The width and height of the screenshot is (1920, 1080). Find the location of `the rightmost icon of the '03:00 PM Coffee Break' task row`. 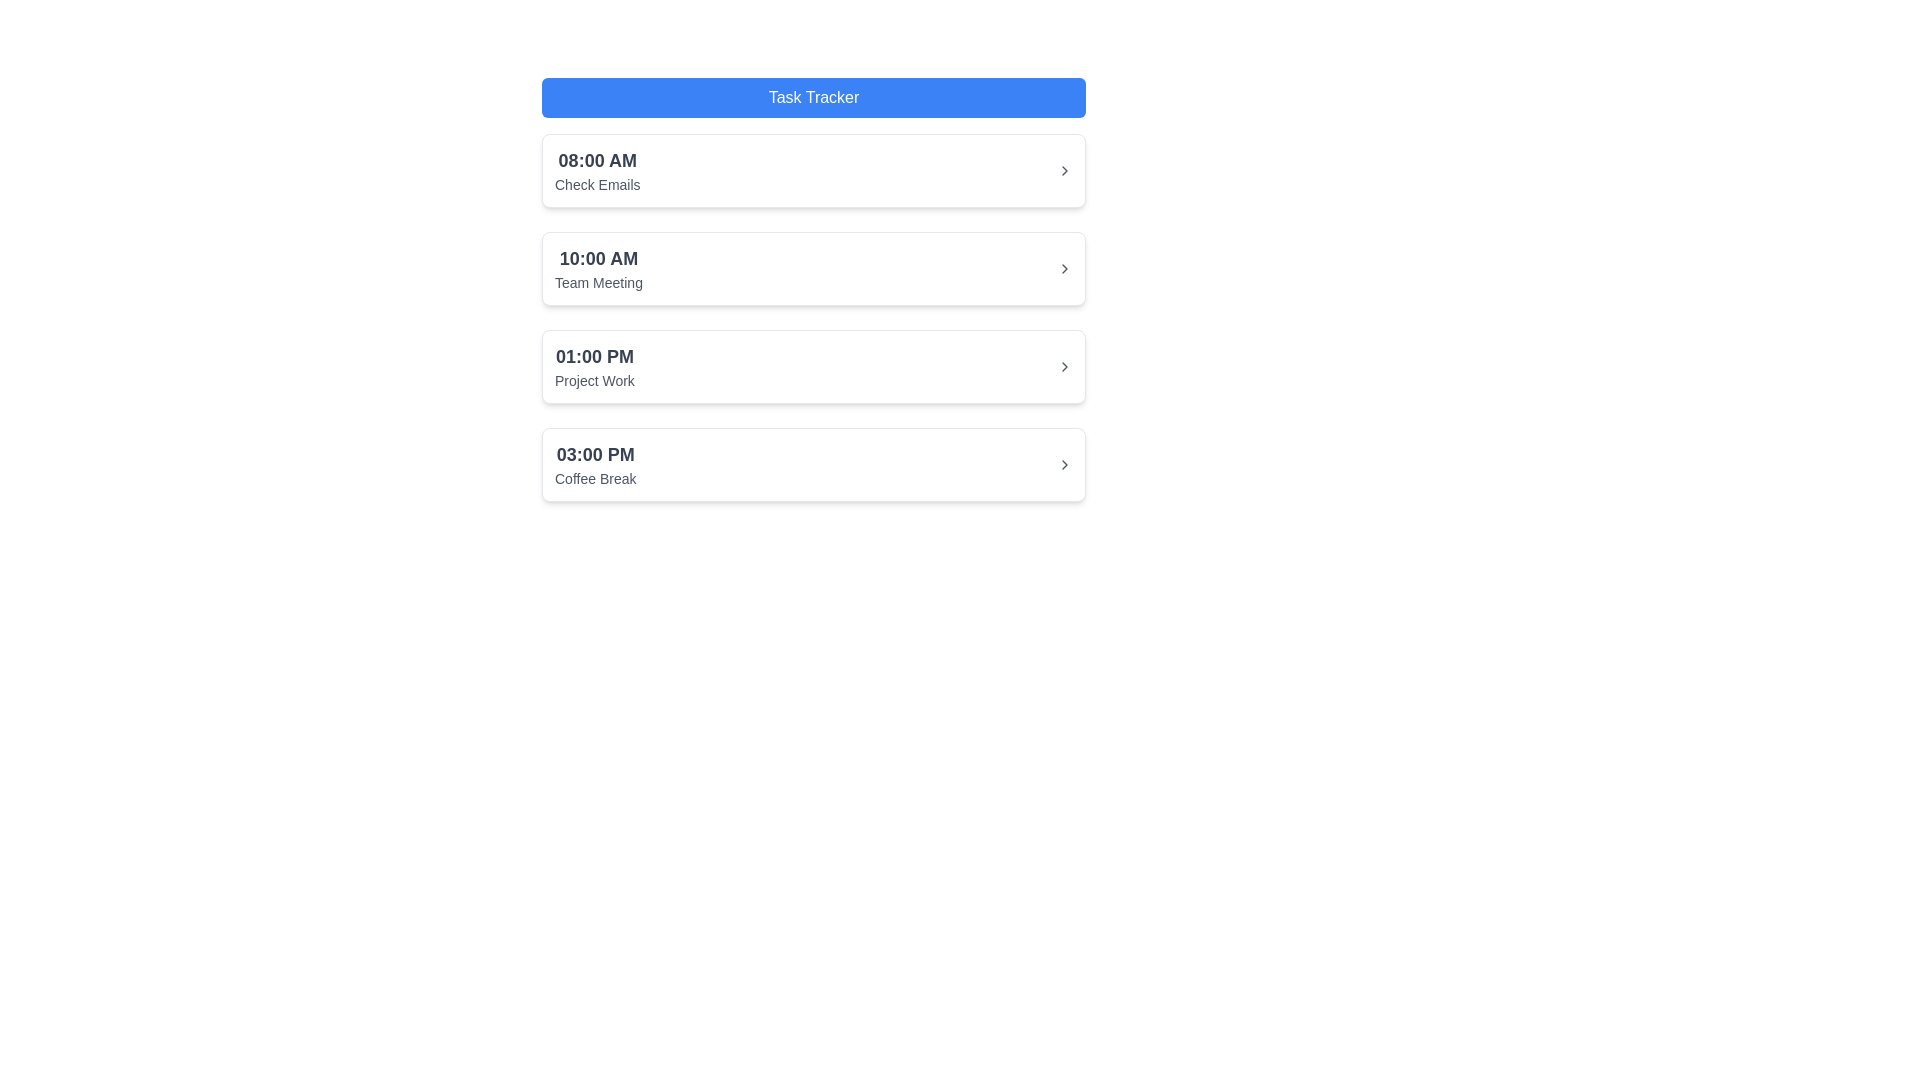

the rightmost icon of the '03:00 PM Coffee Break' task row is located at coordinates (1064, 465).